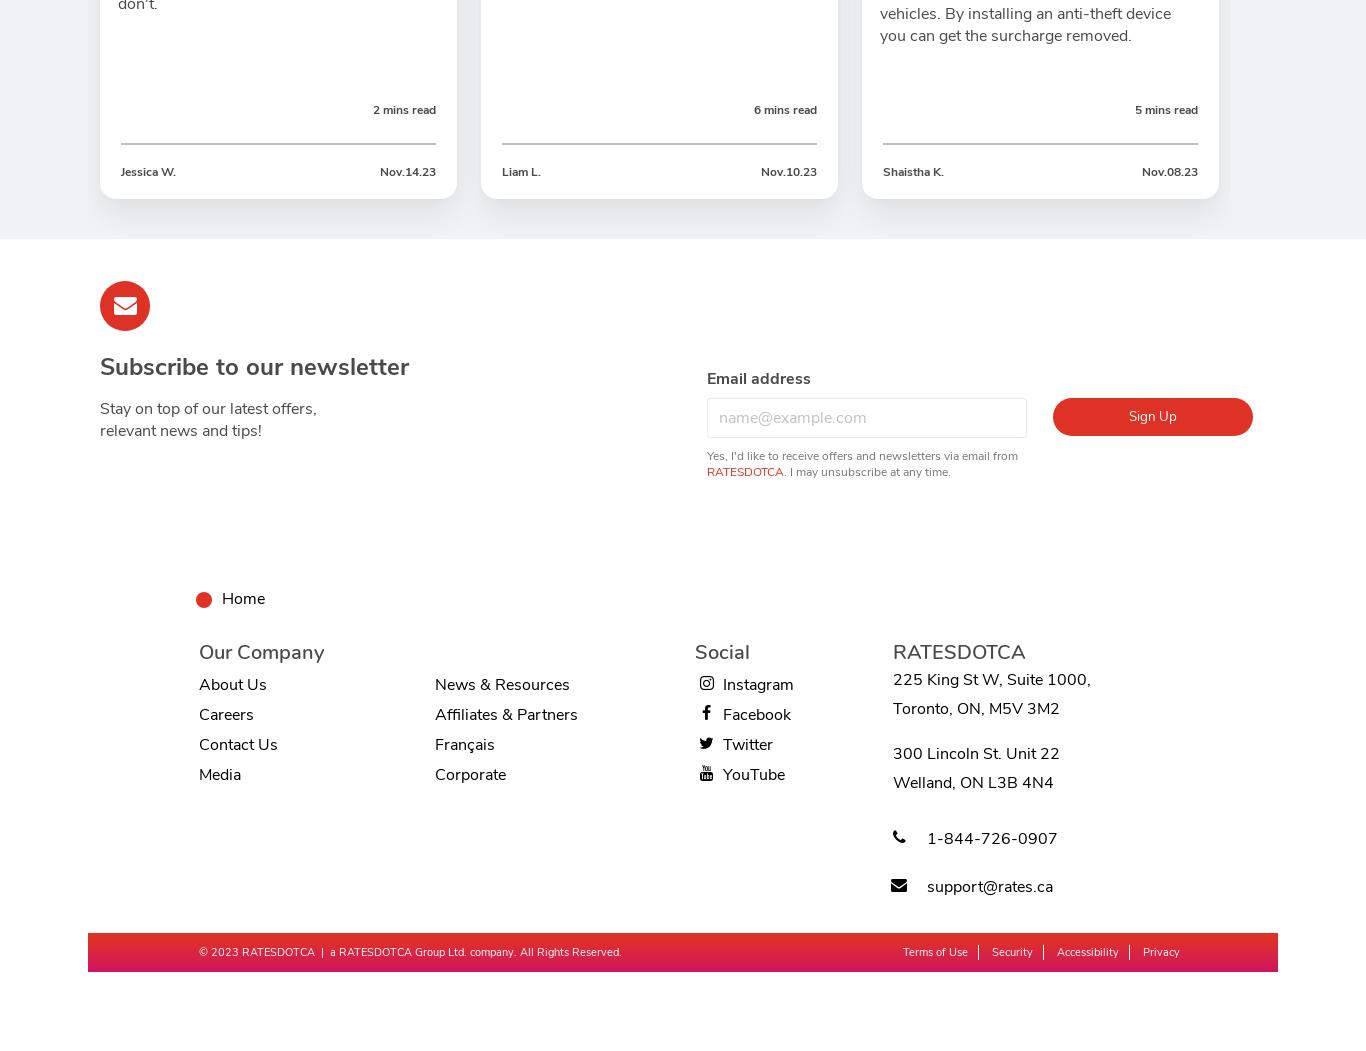  Describe the element at coordinates (973, 781) in the screenshot. I see `'Welland, ON L3B 4N4'` at that location.